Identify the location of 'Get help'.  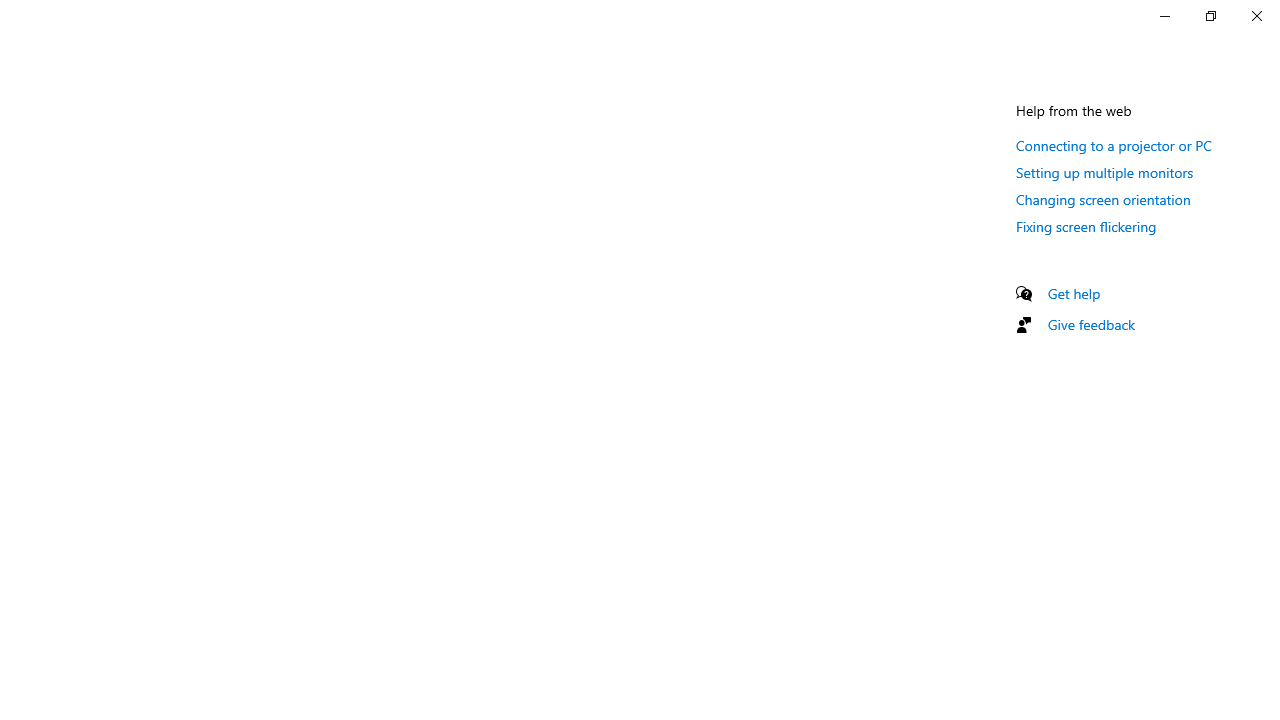
(1073, 293).